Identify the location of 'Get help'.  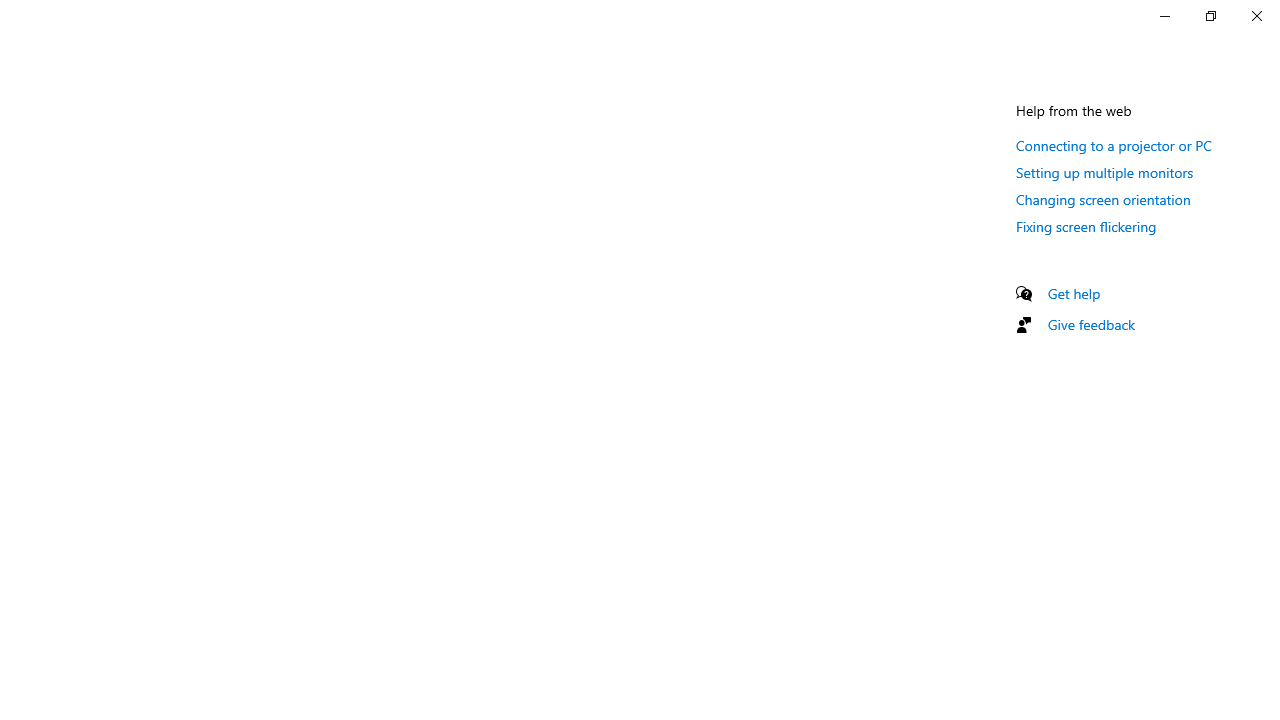
(1073, 293).